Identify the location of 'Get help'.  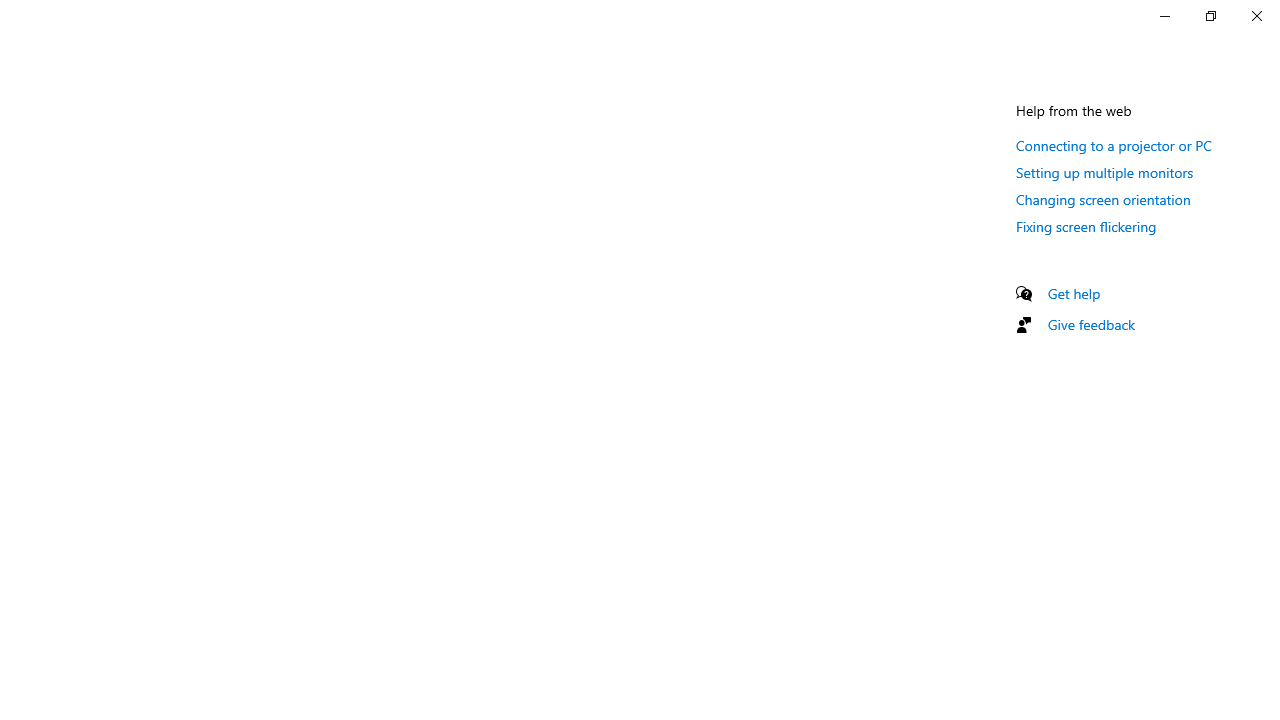
(1073, 293).